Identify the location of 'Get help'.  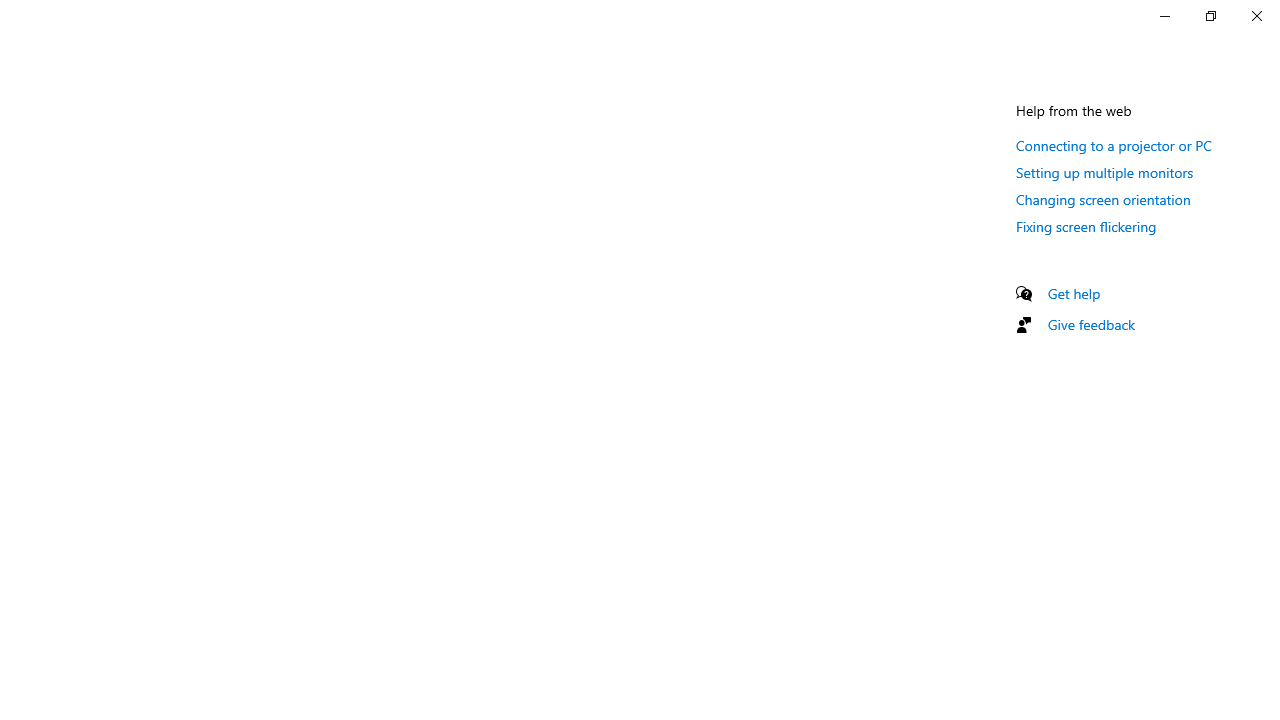
(1073, 293).